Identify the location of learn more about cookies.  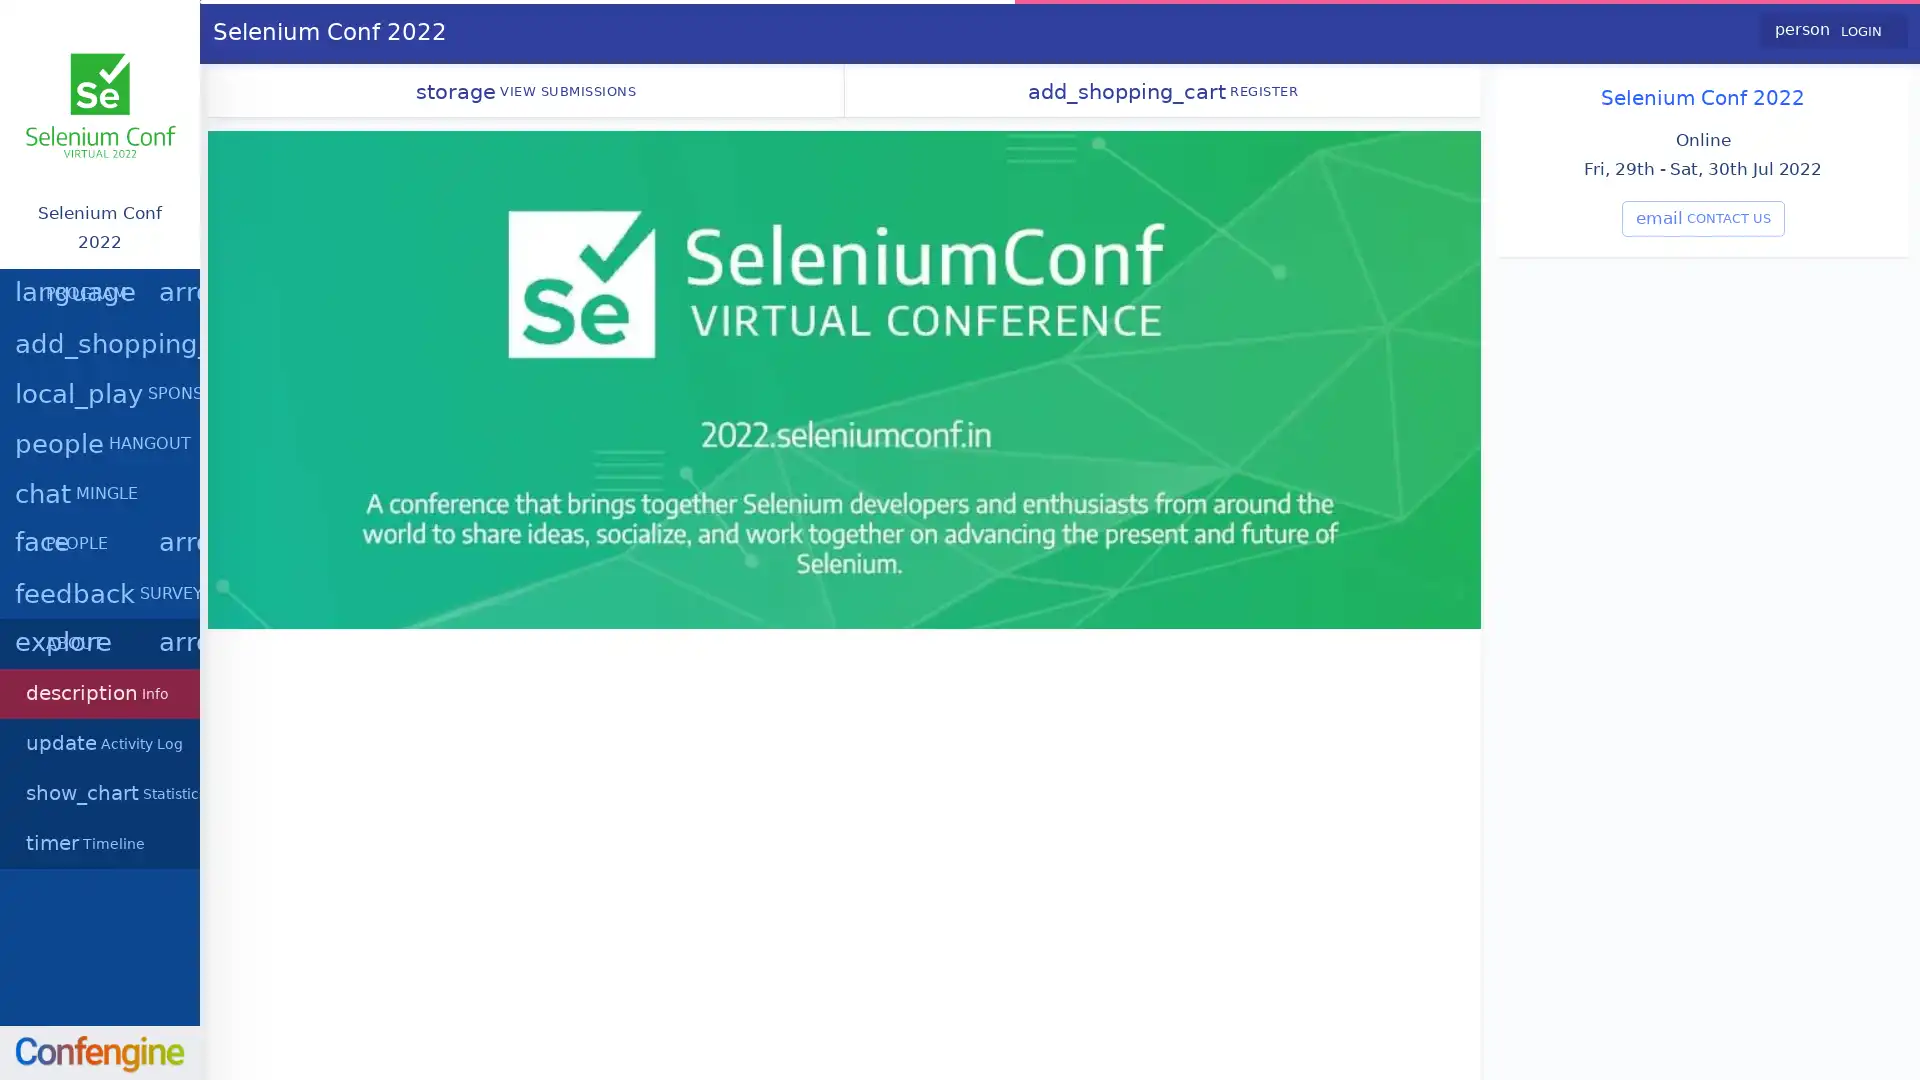
(274, 959).